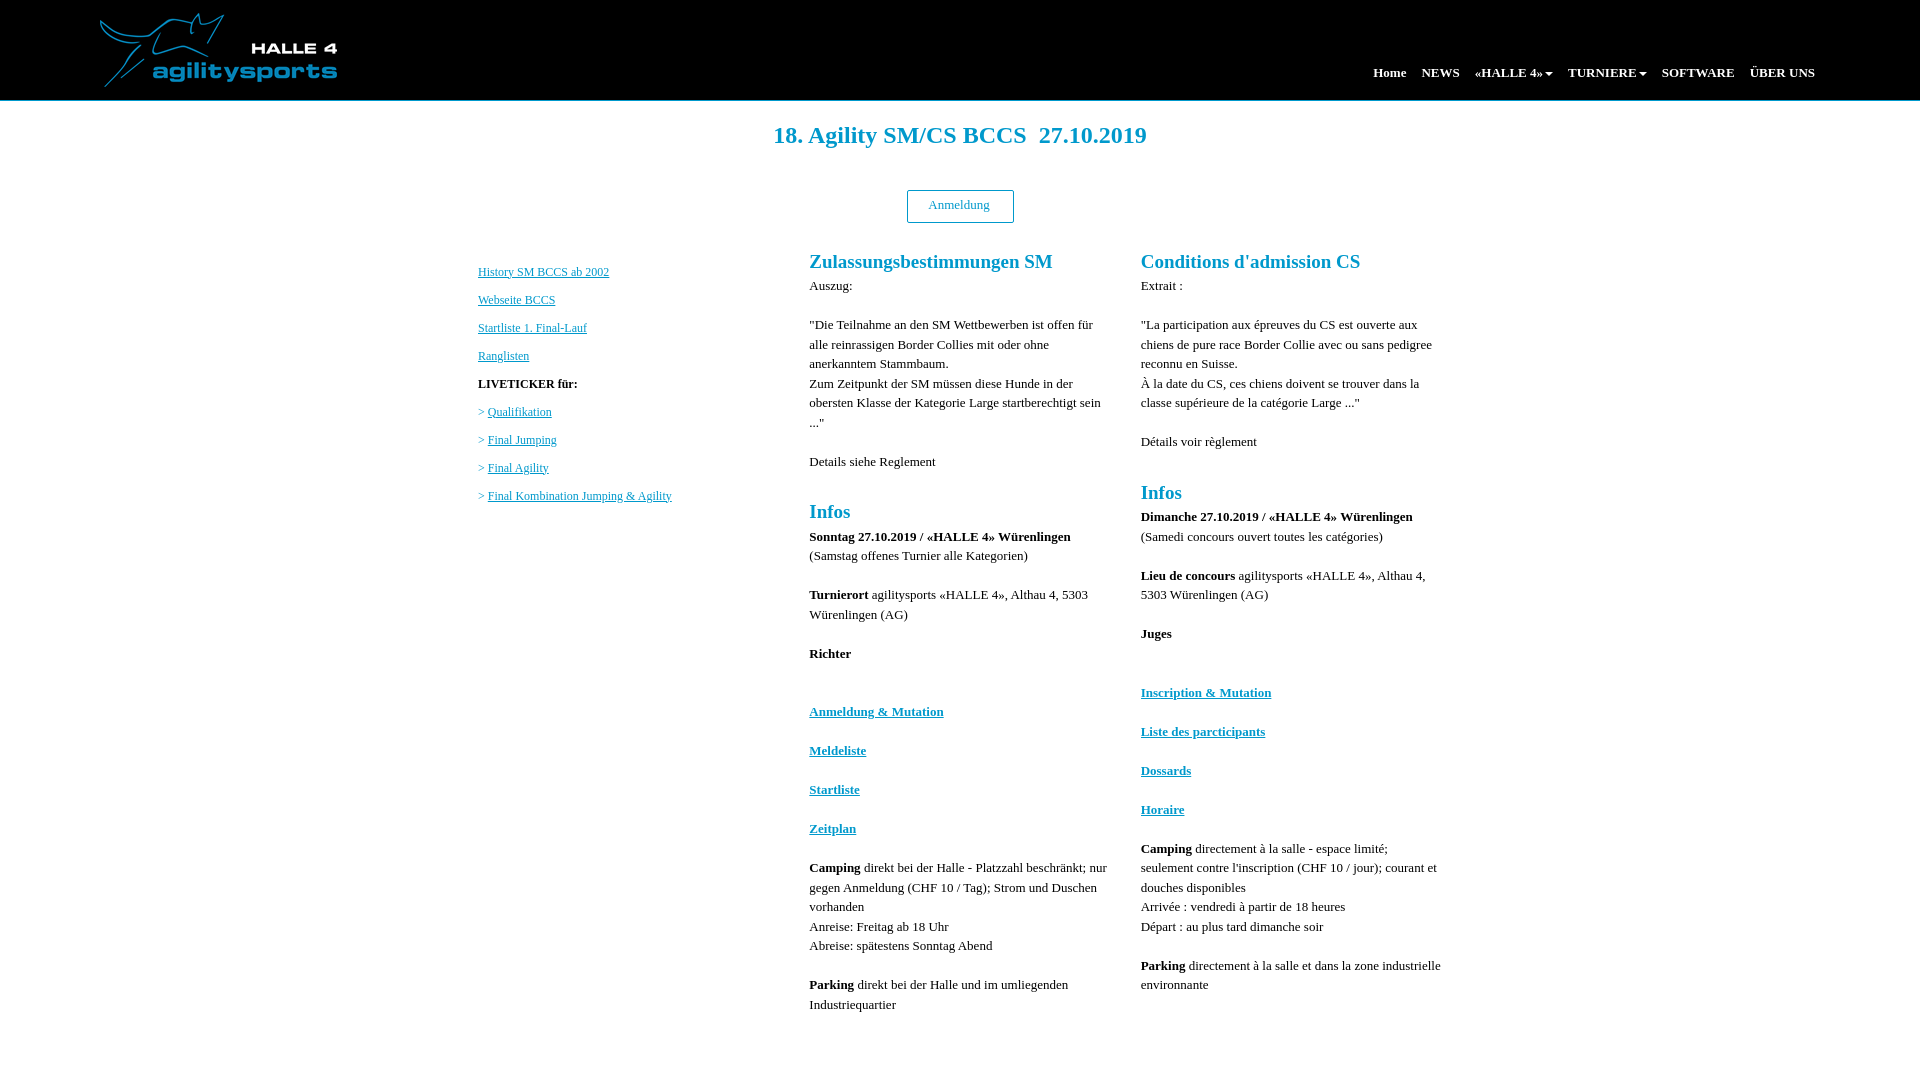 This screenshot has height=1080, width=1920. Describe the element at coordinates (488, 494) in the screenshot. I see `'Final Kombination Jumping & Agility'` at that location.